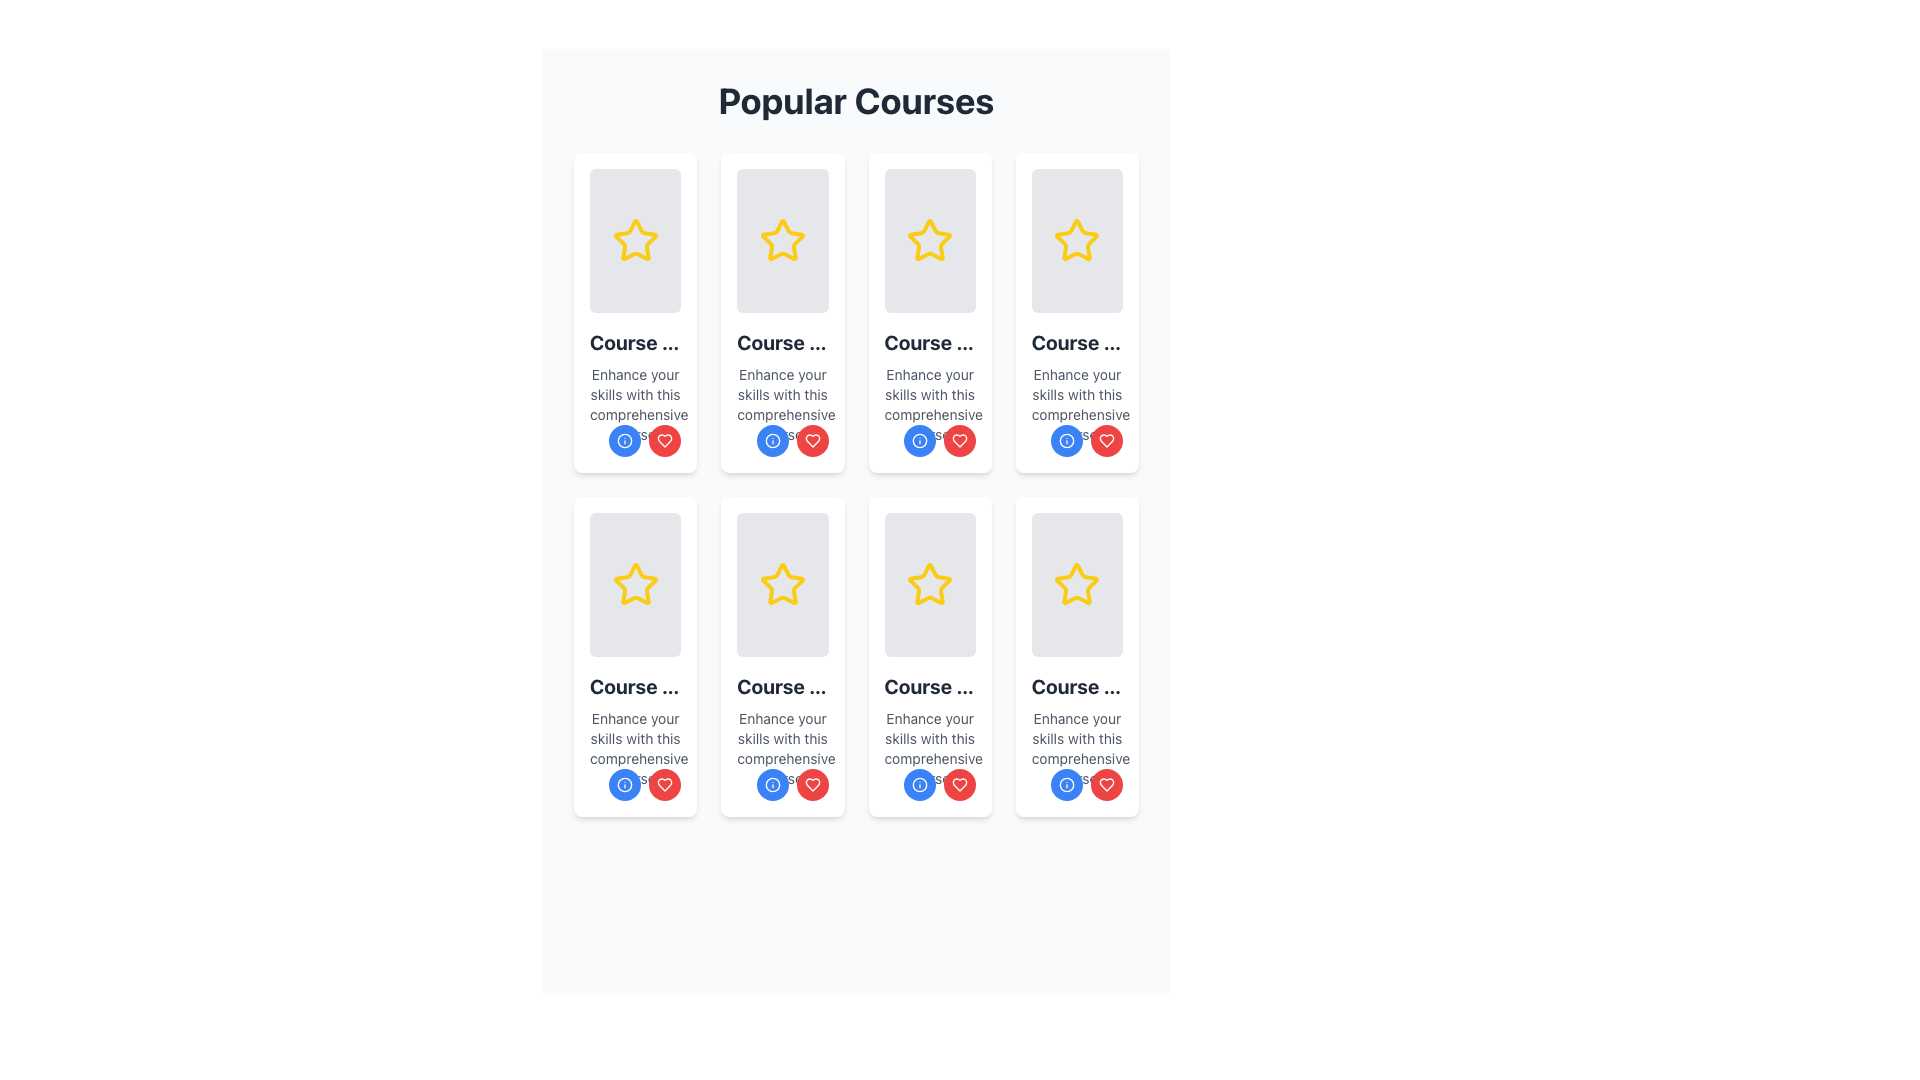 This screenshot has width=1920, height=1080. What do you see at coordinates (1076, 239) in the screenshot?
I see `the star-shaped icon with a yellow border located at the top-center of the fourth course card in the first row of the grid layout` at bounding box center [1076, 239].